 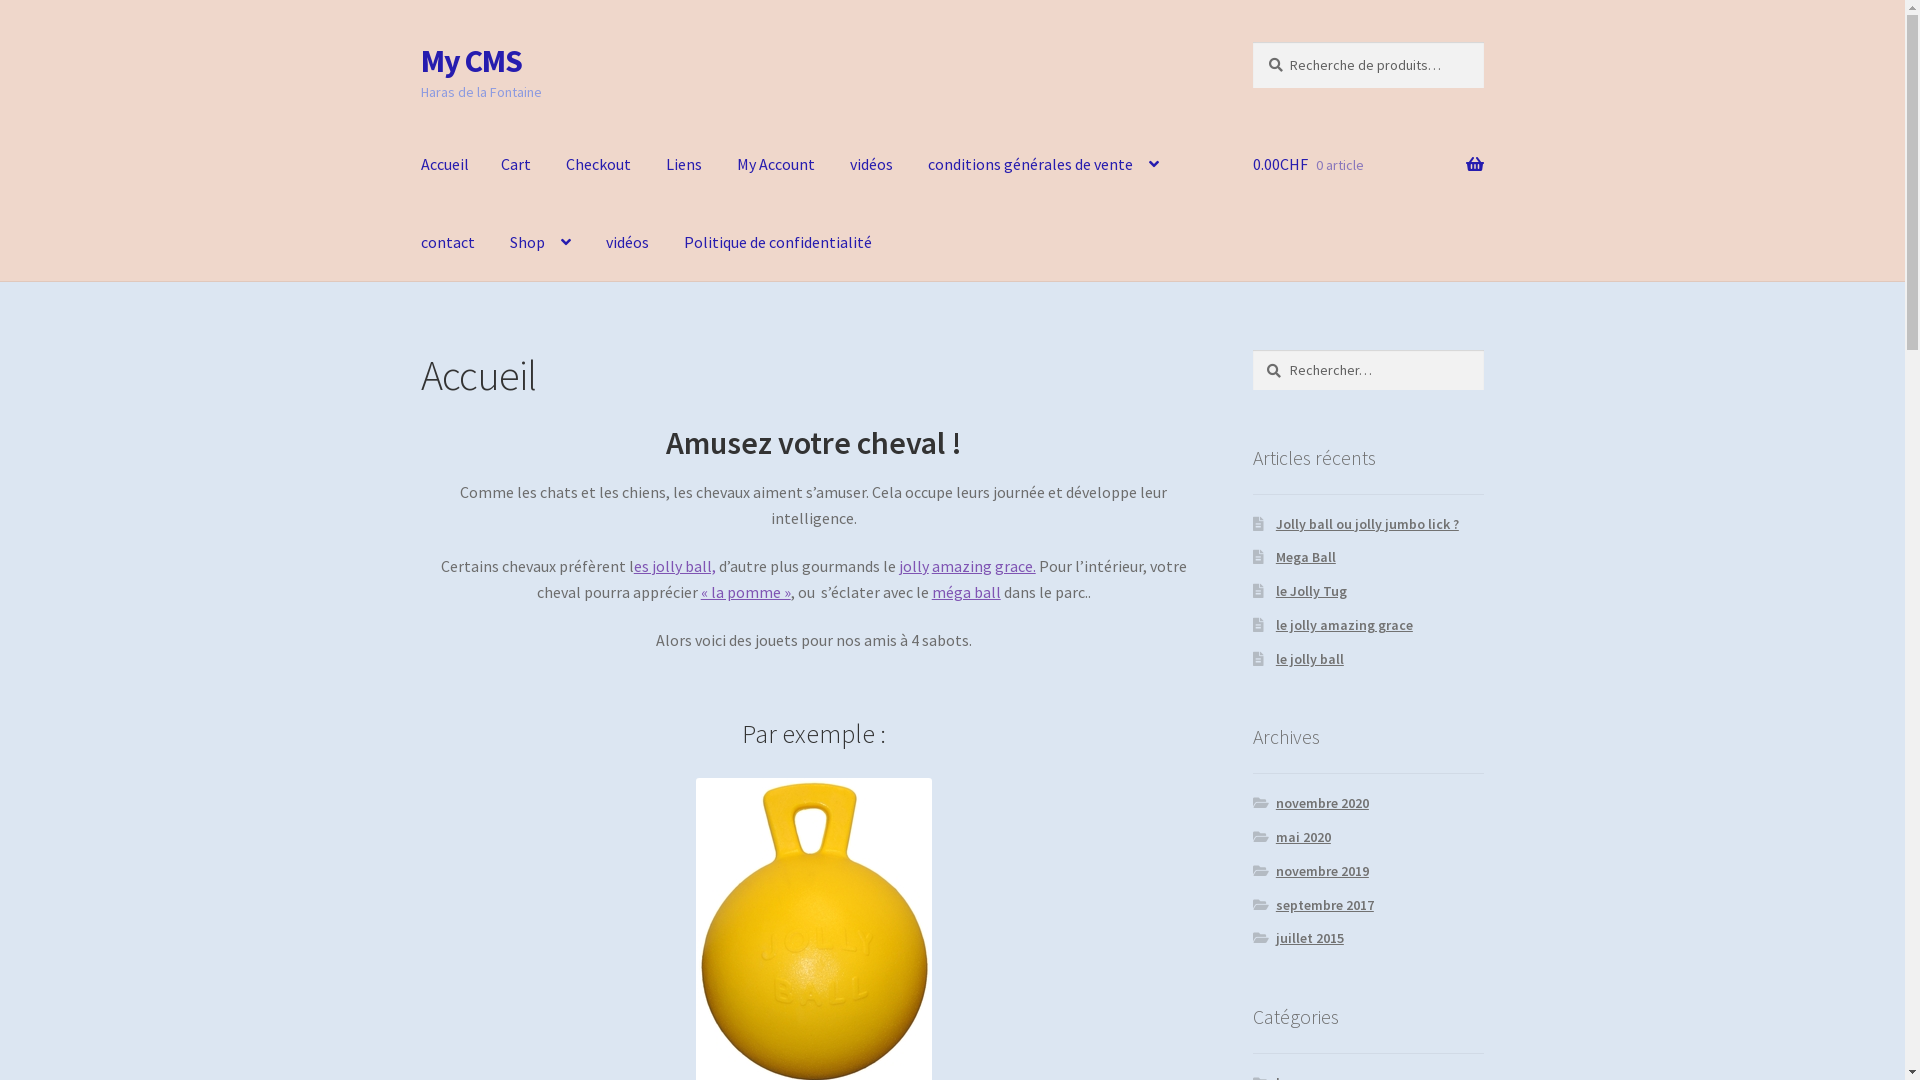 I want to click on 'Shop', so click(x=540, y=242).